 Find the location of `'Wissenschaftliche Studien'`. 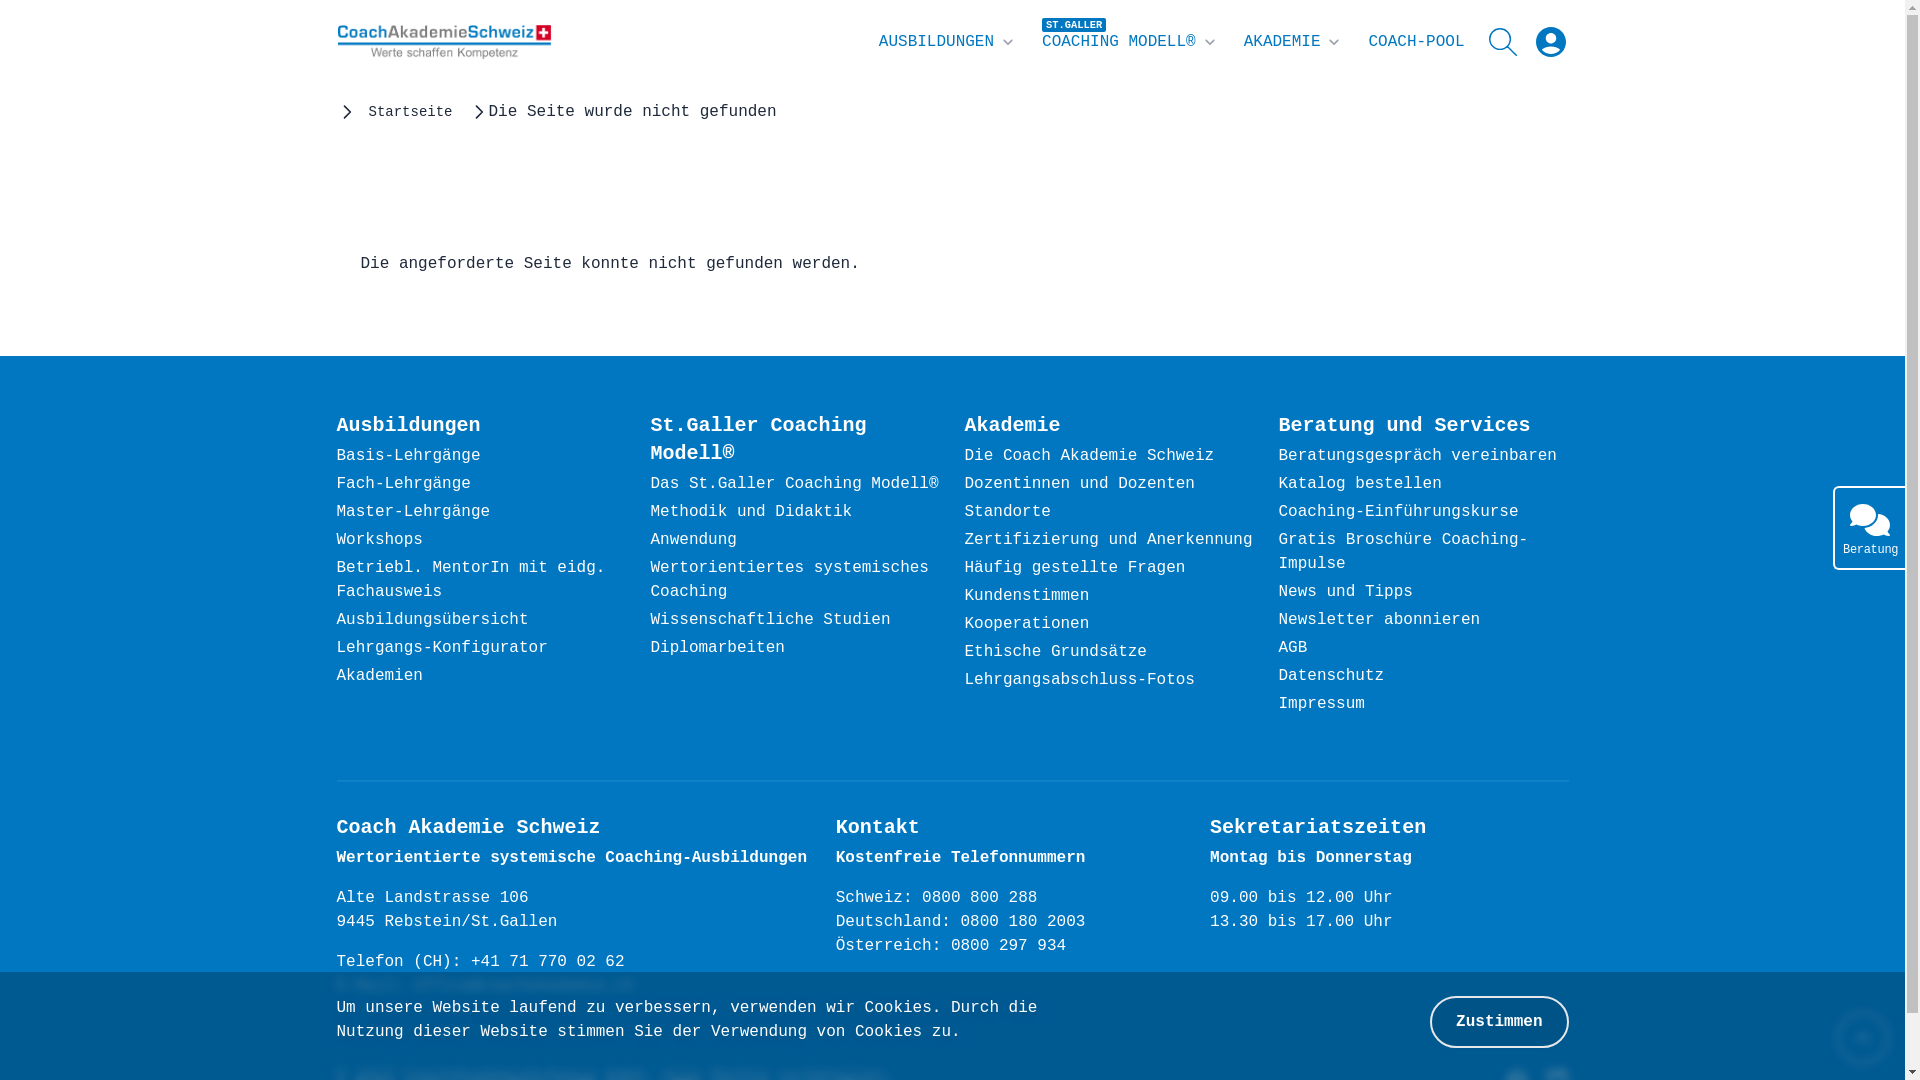

'Wissenschaftliche Studien' is located at coordinates (768, 620).